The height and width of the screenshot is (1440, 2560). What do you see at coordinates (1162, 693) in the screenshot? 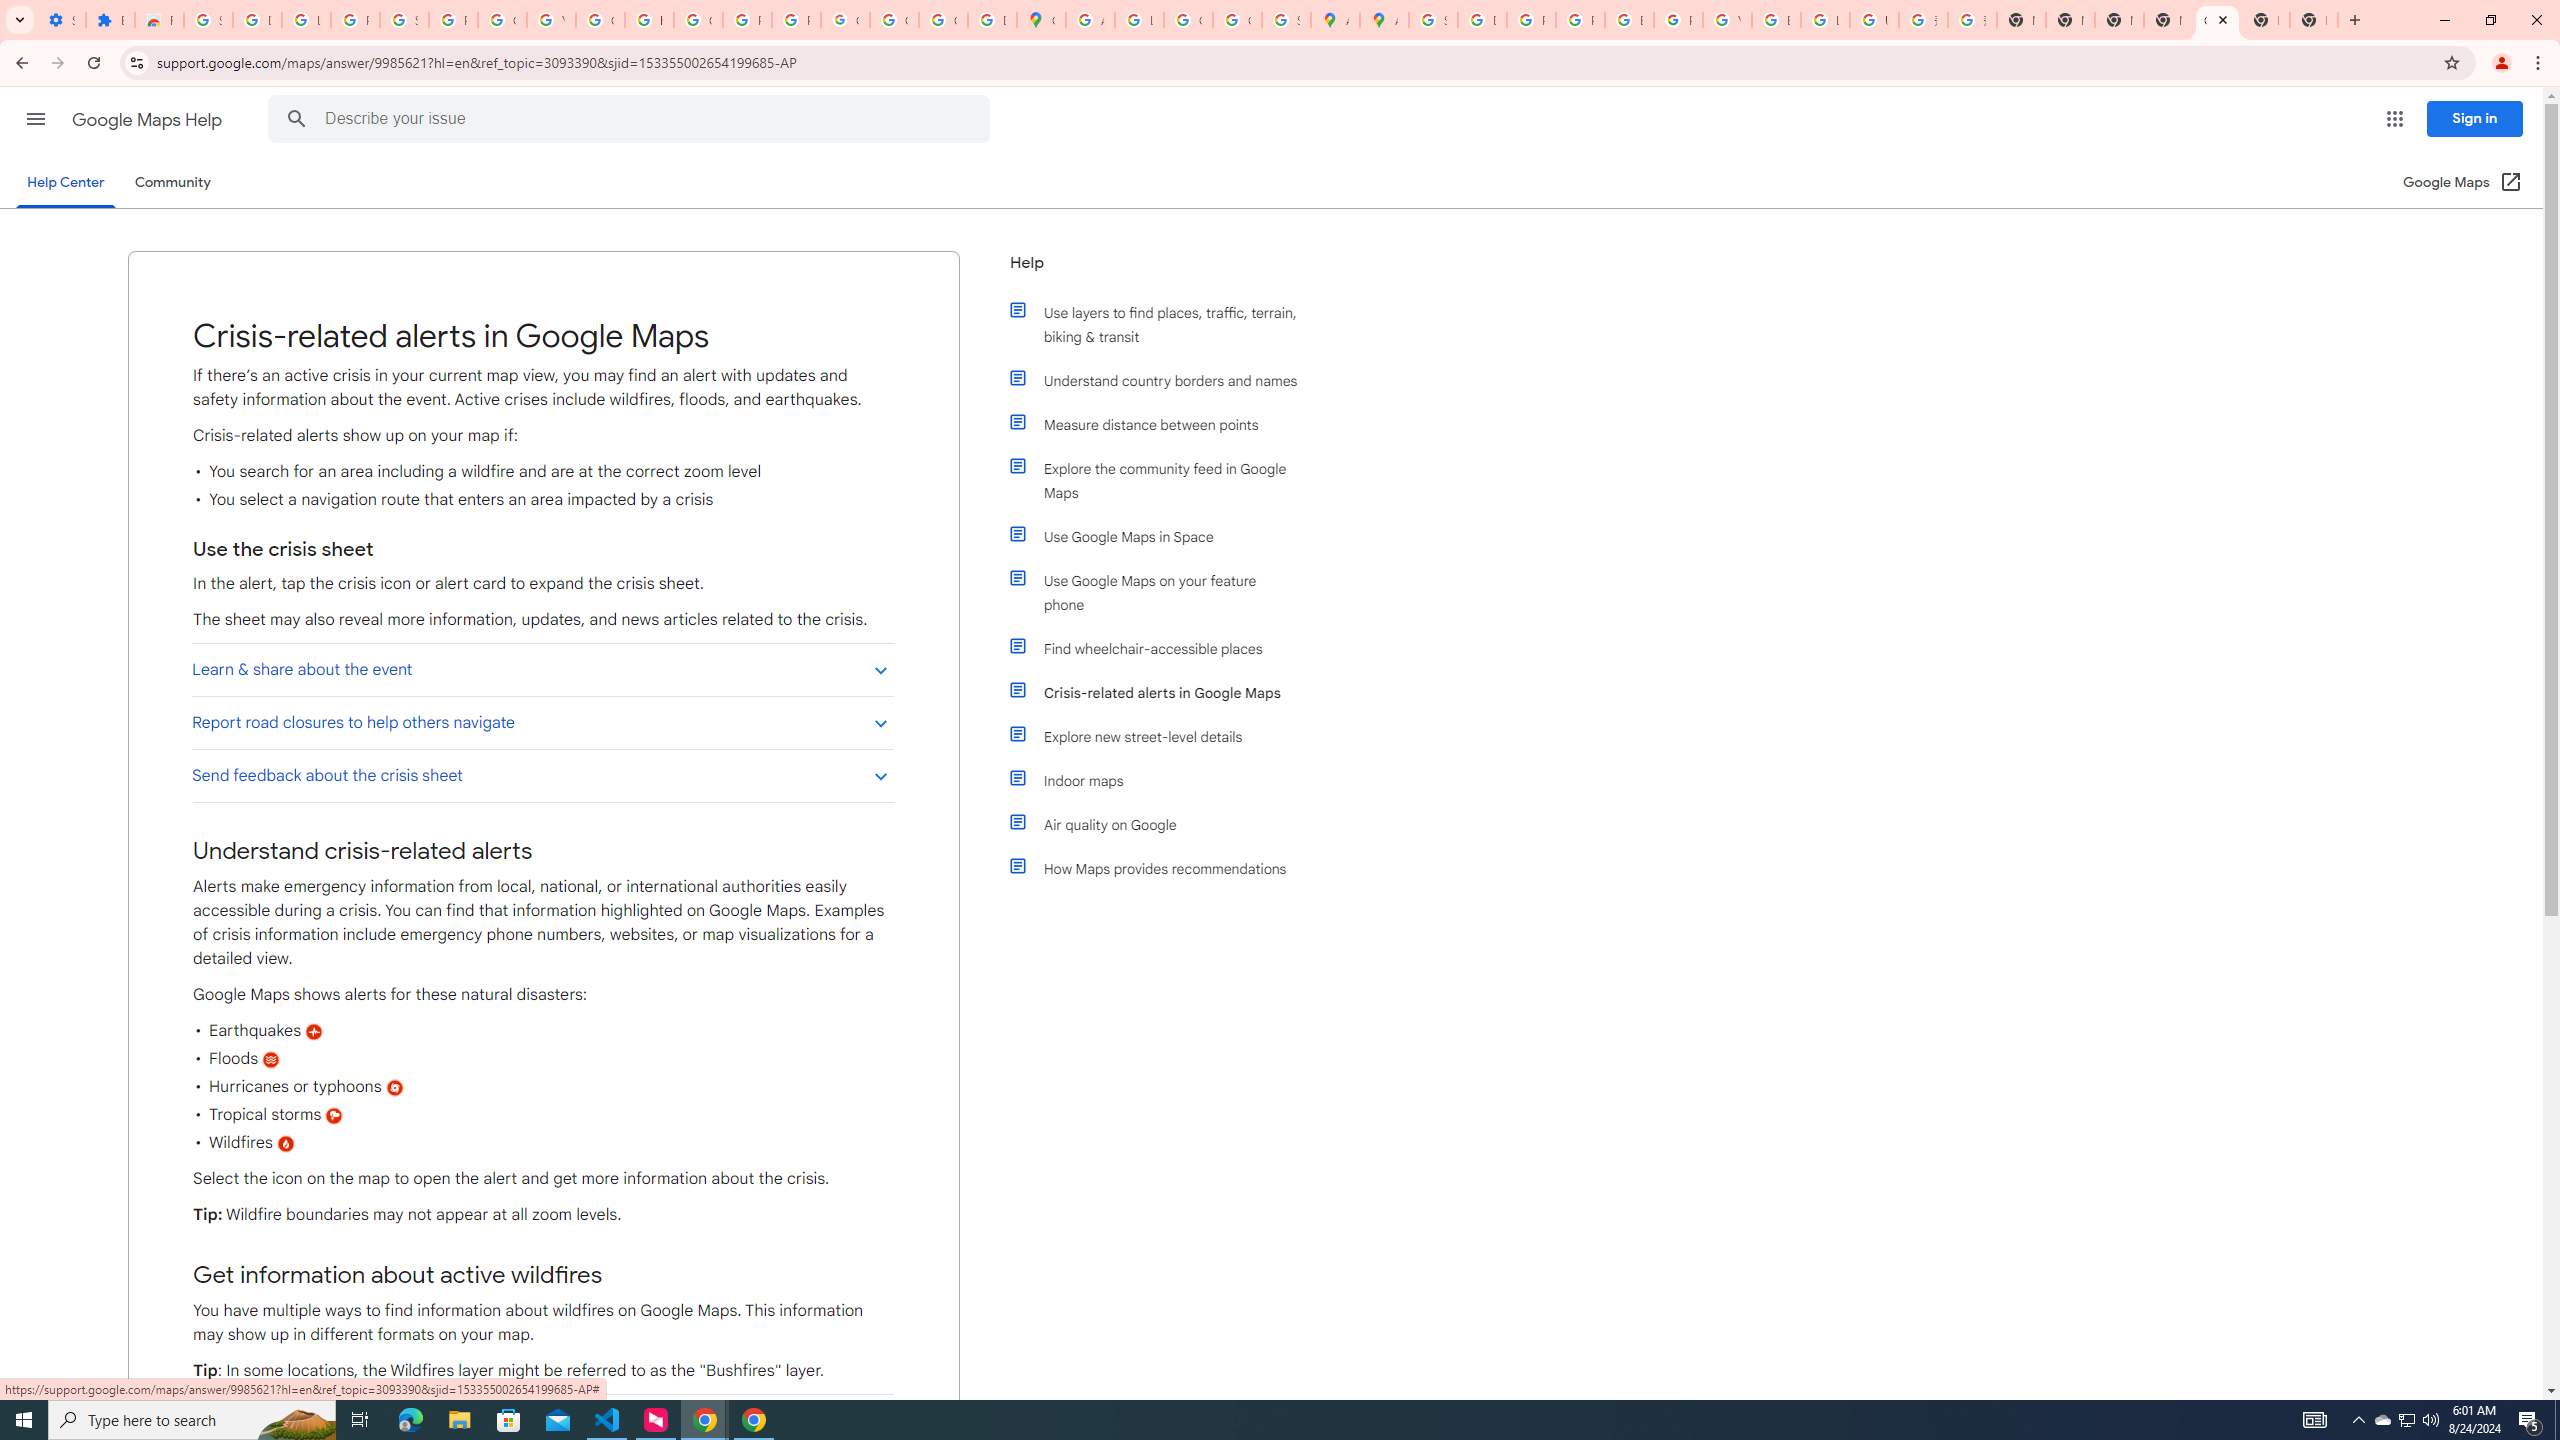
I see `'Crisis-related alerts in Google Maps'` at bounding box center [1162, 693].